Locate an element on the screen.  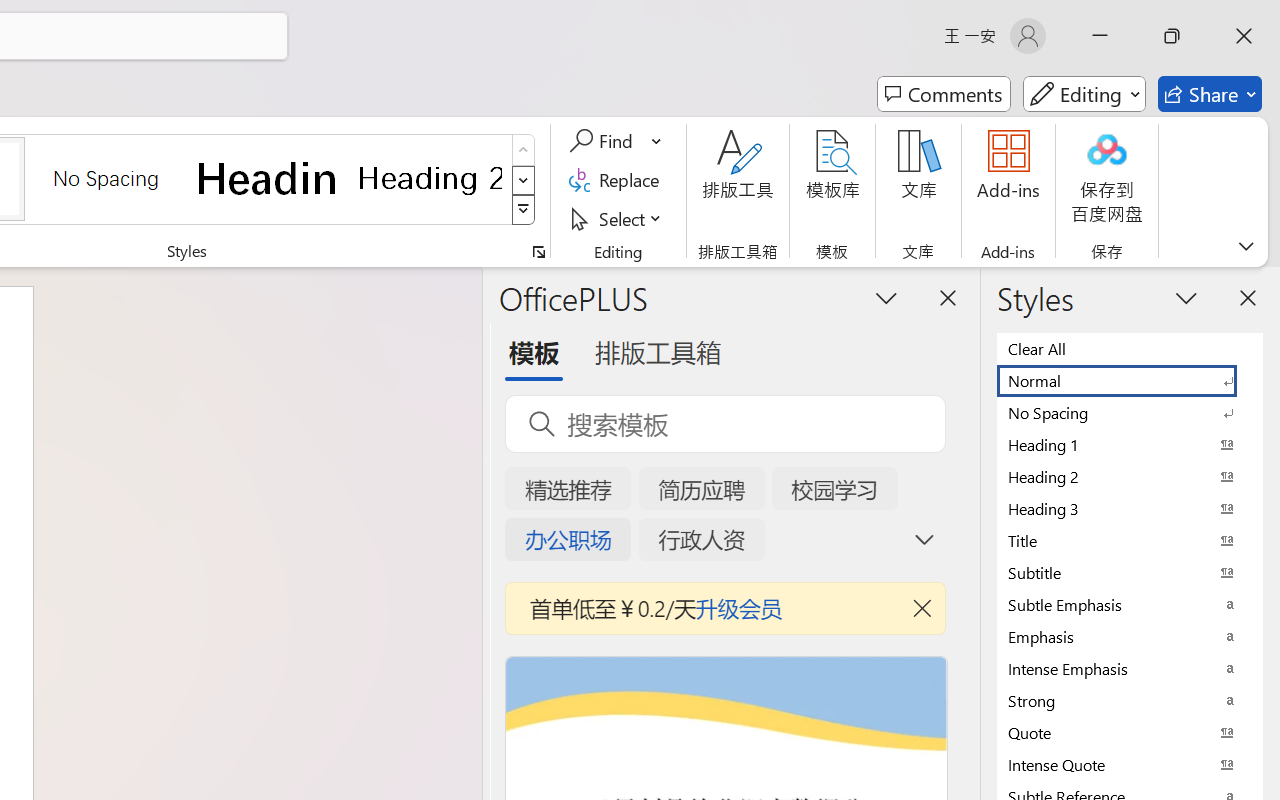
'Find' is located at coordinates (603, 141).